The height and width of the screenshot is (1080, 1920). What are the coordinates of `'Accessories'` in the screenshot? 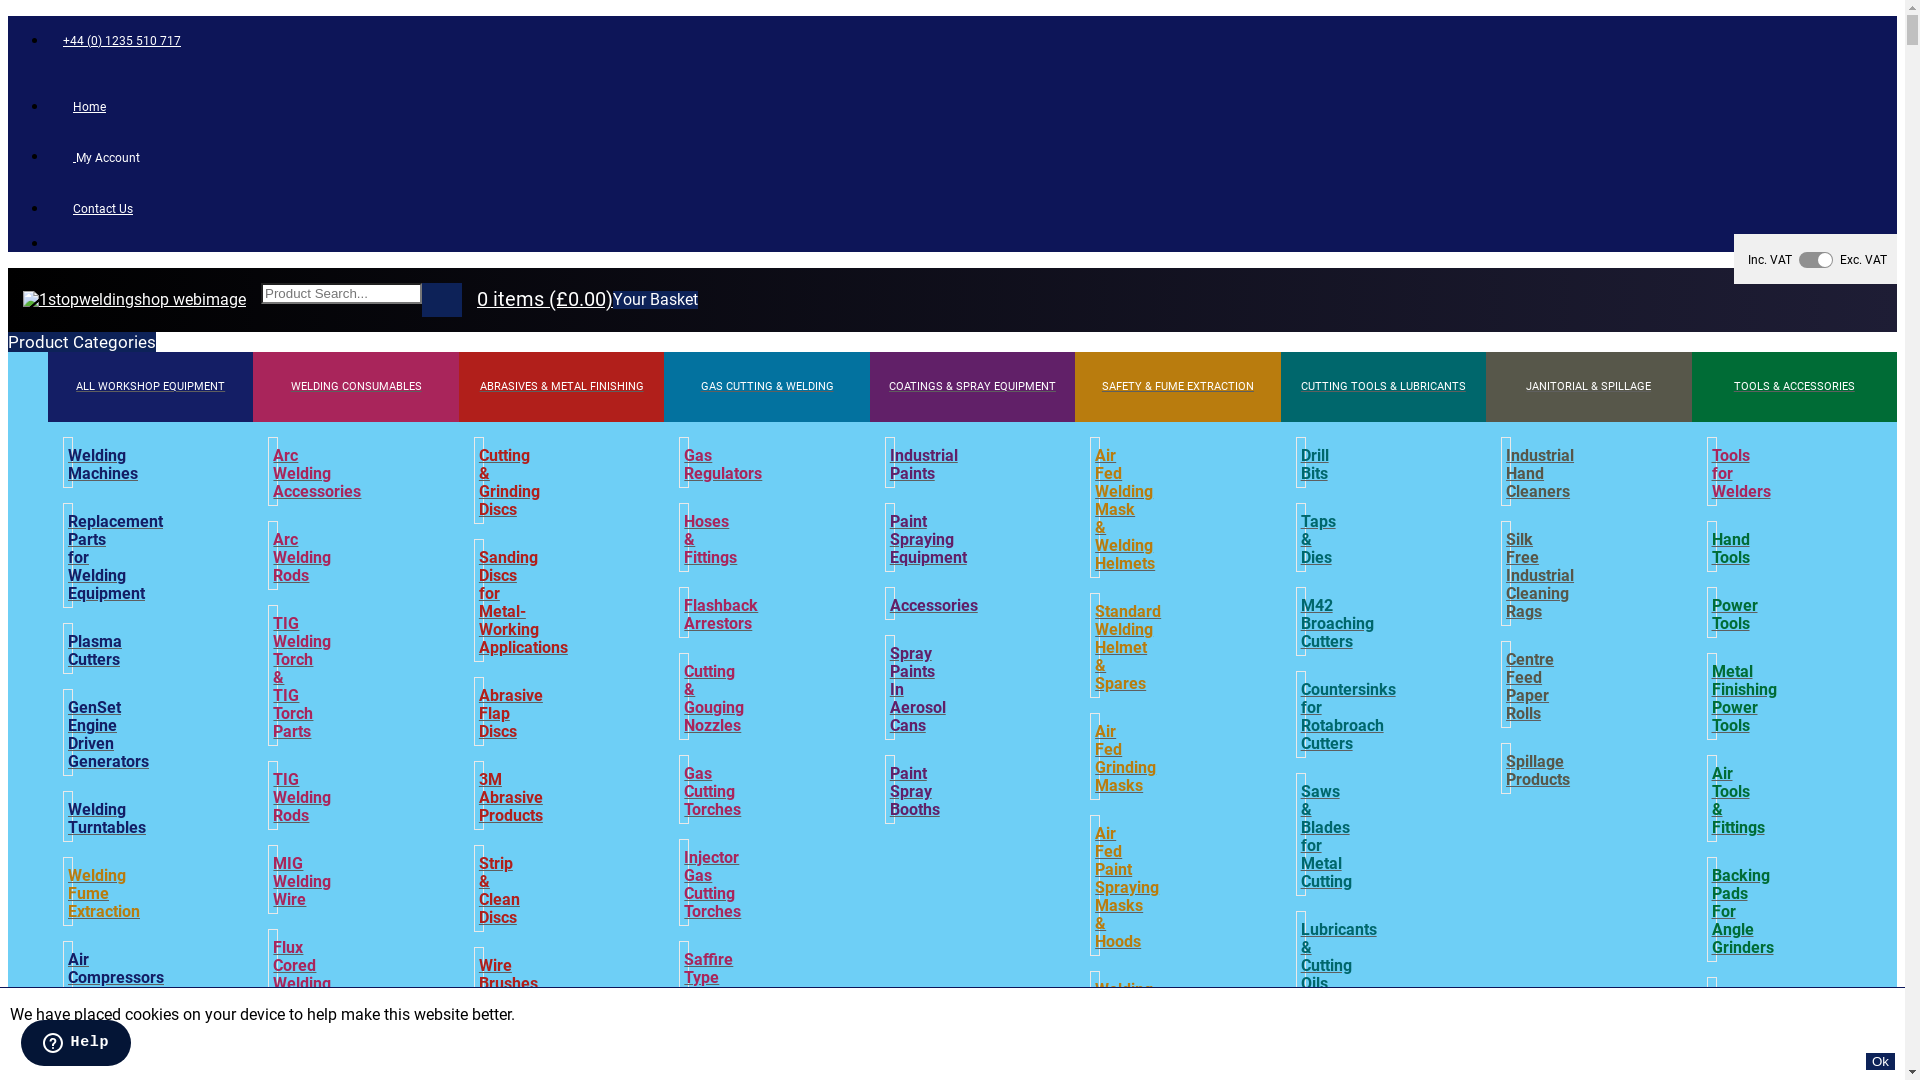 It's located at (933, 604).